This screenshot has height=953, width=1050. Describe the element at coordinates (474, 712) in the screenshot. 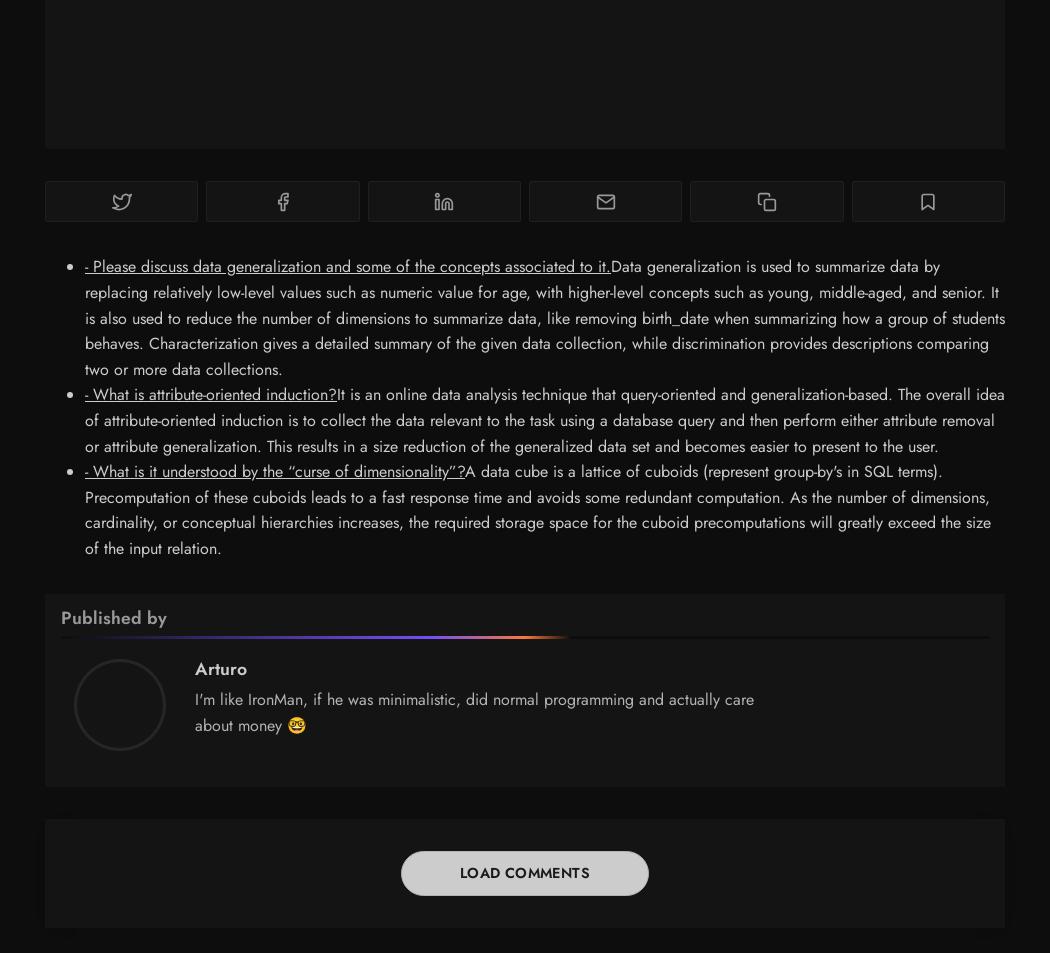

I see `'I'm like IronMan, if he was minimalistic, did normal programming and actually care about money 🤓'` at that location.